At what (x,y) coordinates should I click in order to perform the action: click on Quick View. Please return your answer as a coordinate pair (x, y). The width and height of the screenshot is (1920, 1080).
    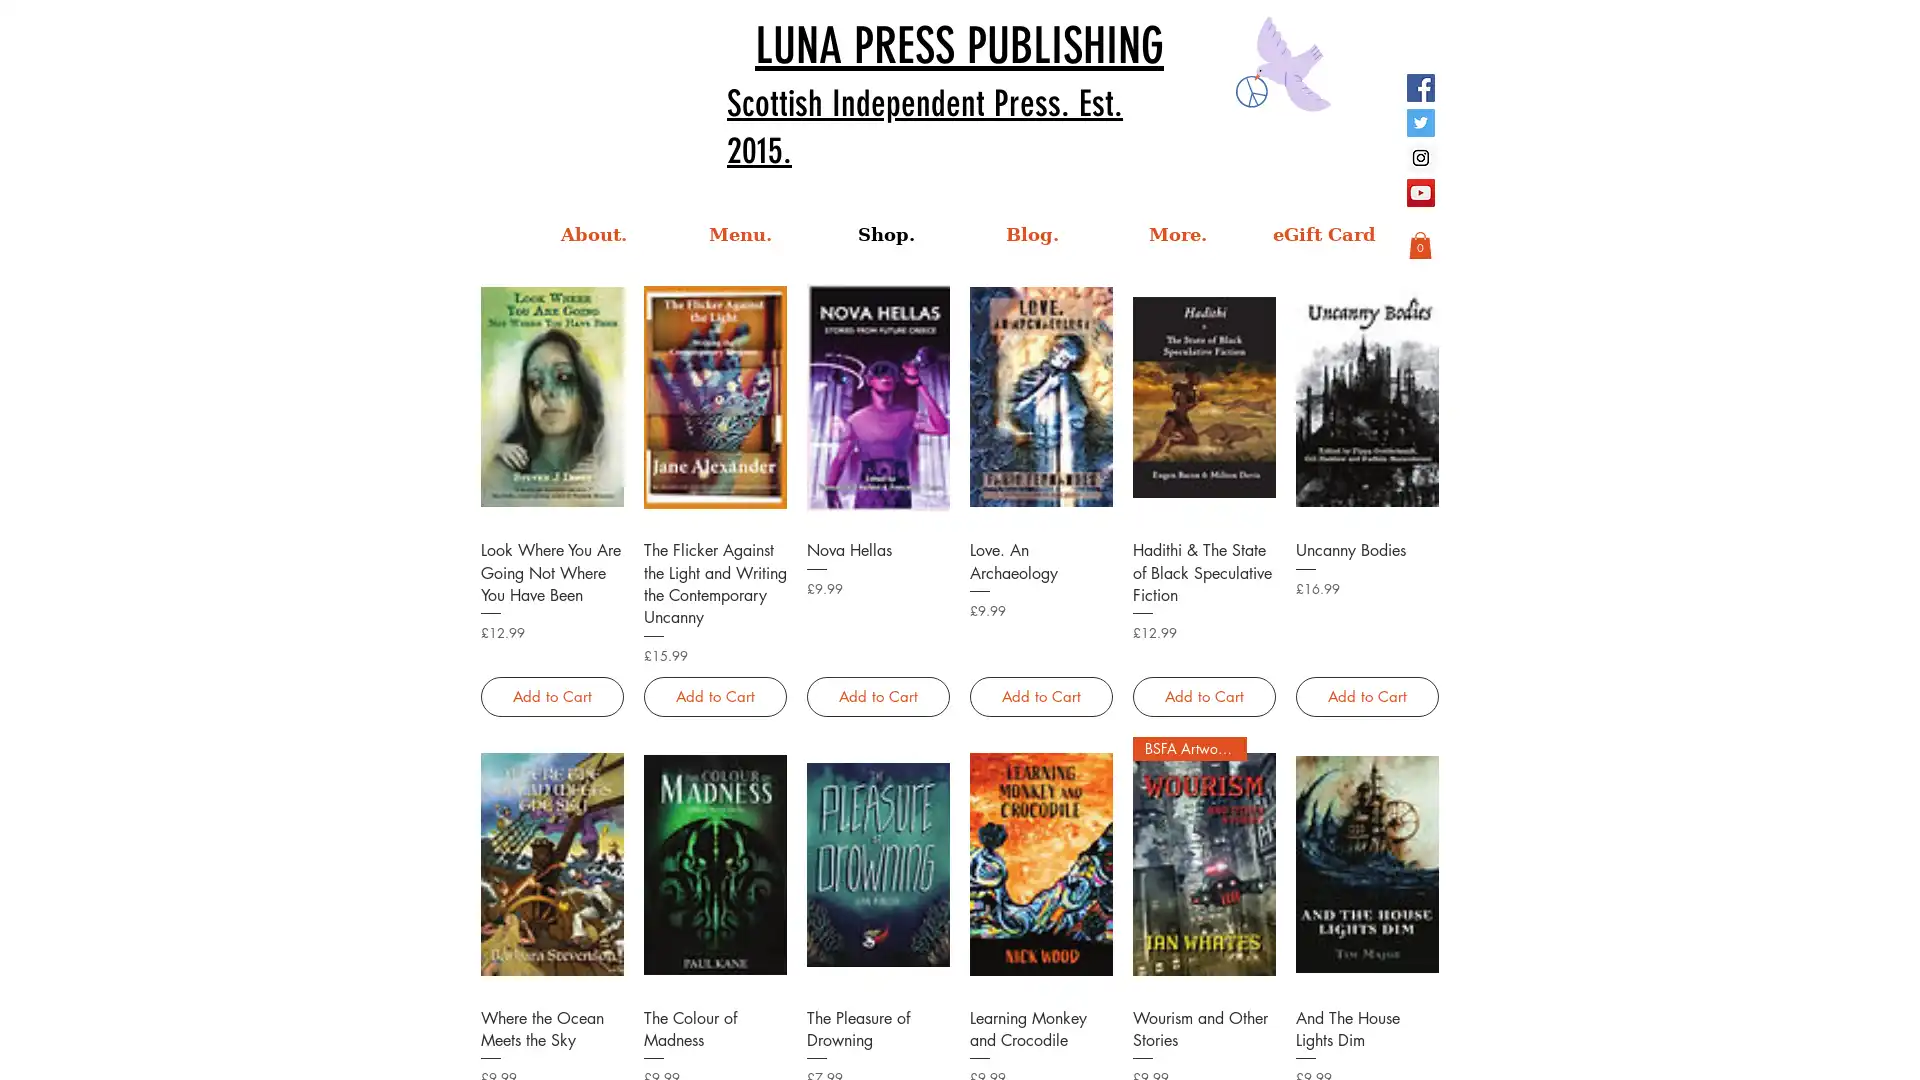
    Looking at the image, I should click on (1040, 548).